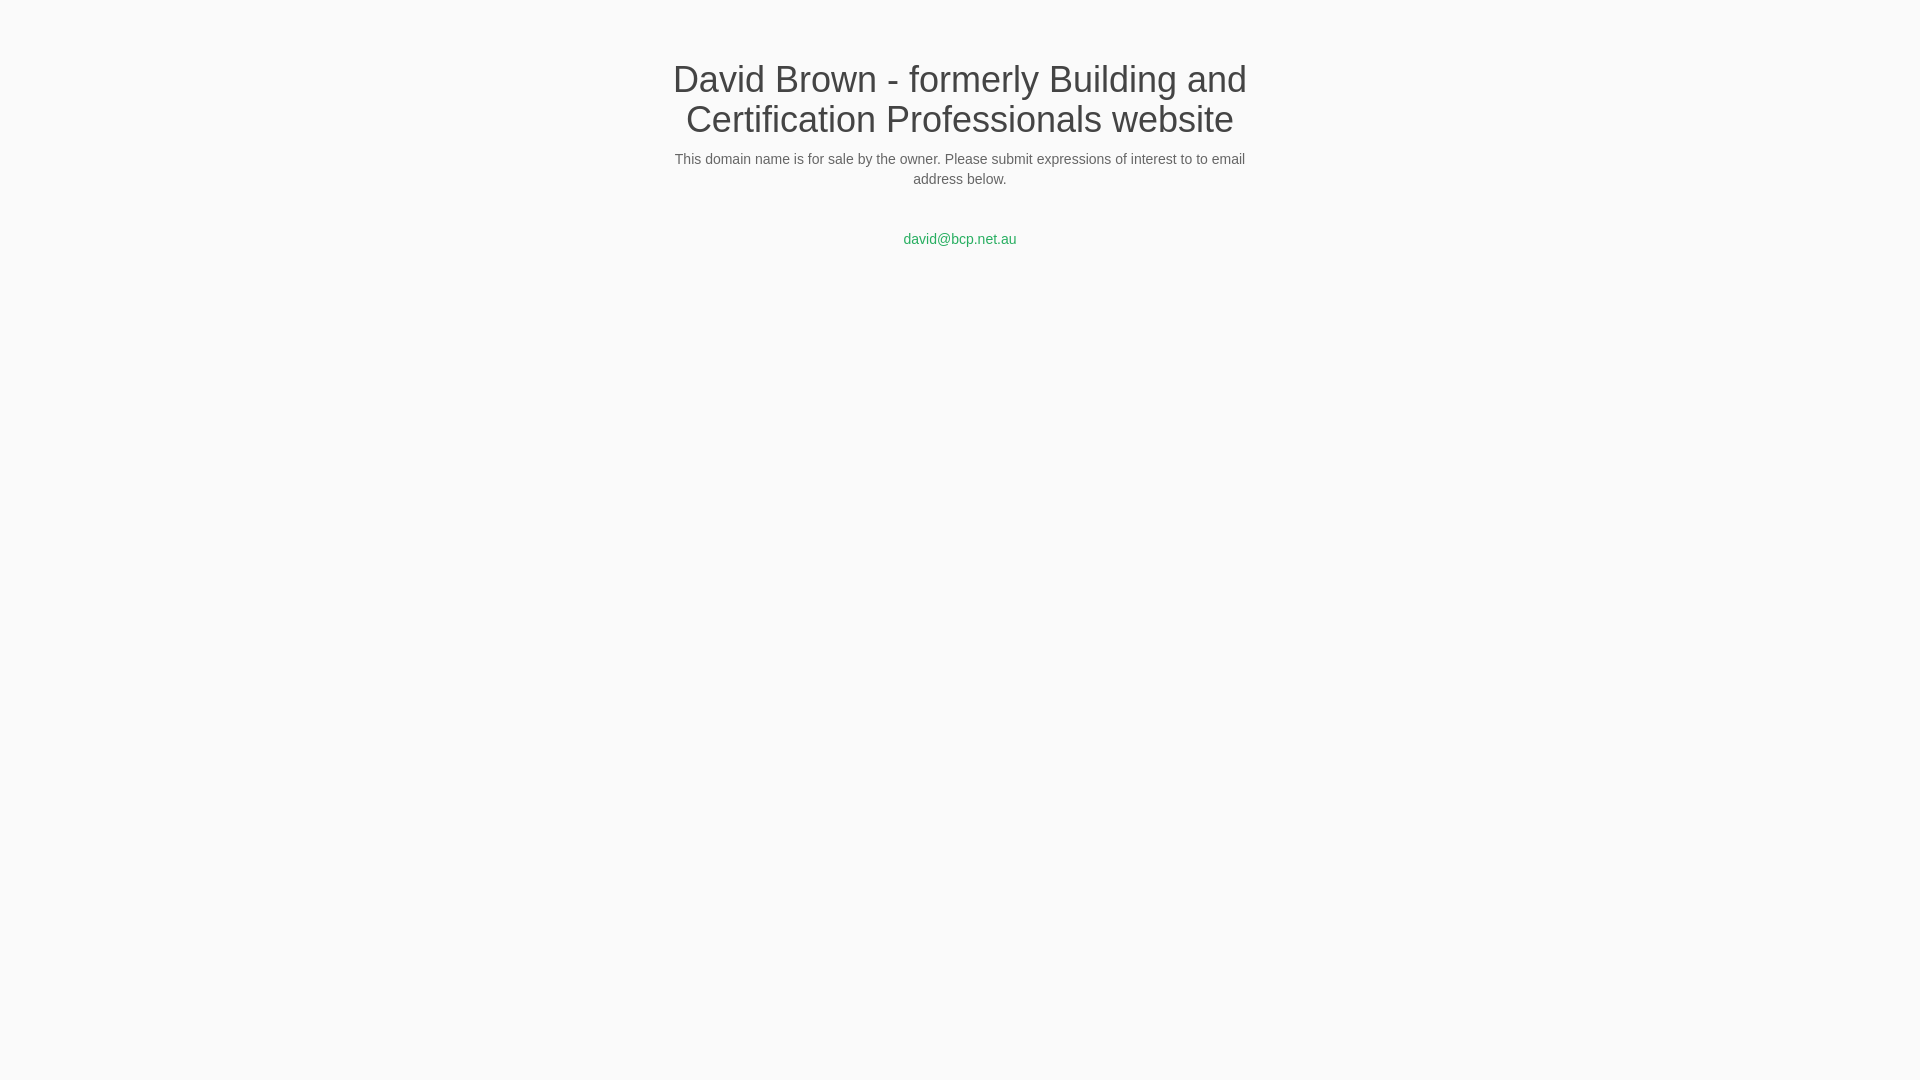  What do you see at coordinates (958, 238) in the screenshot?
I see `'david@bcp.net.au'` at bounding box center [958, 238].